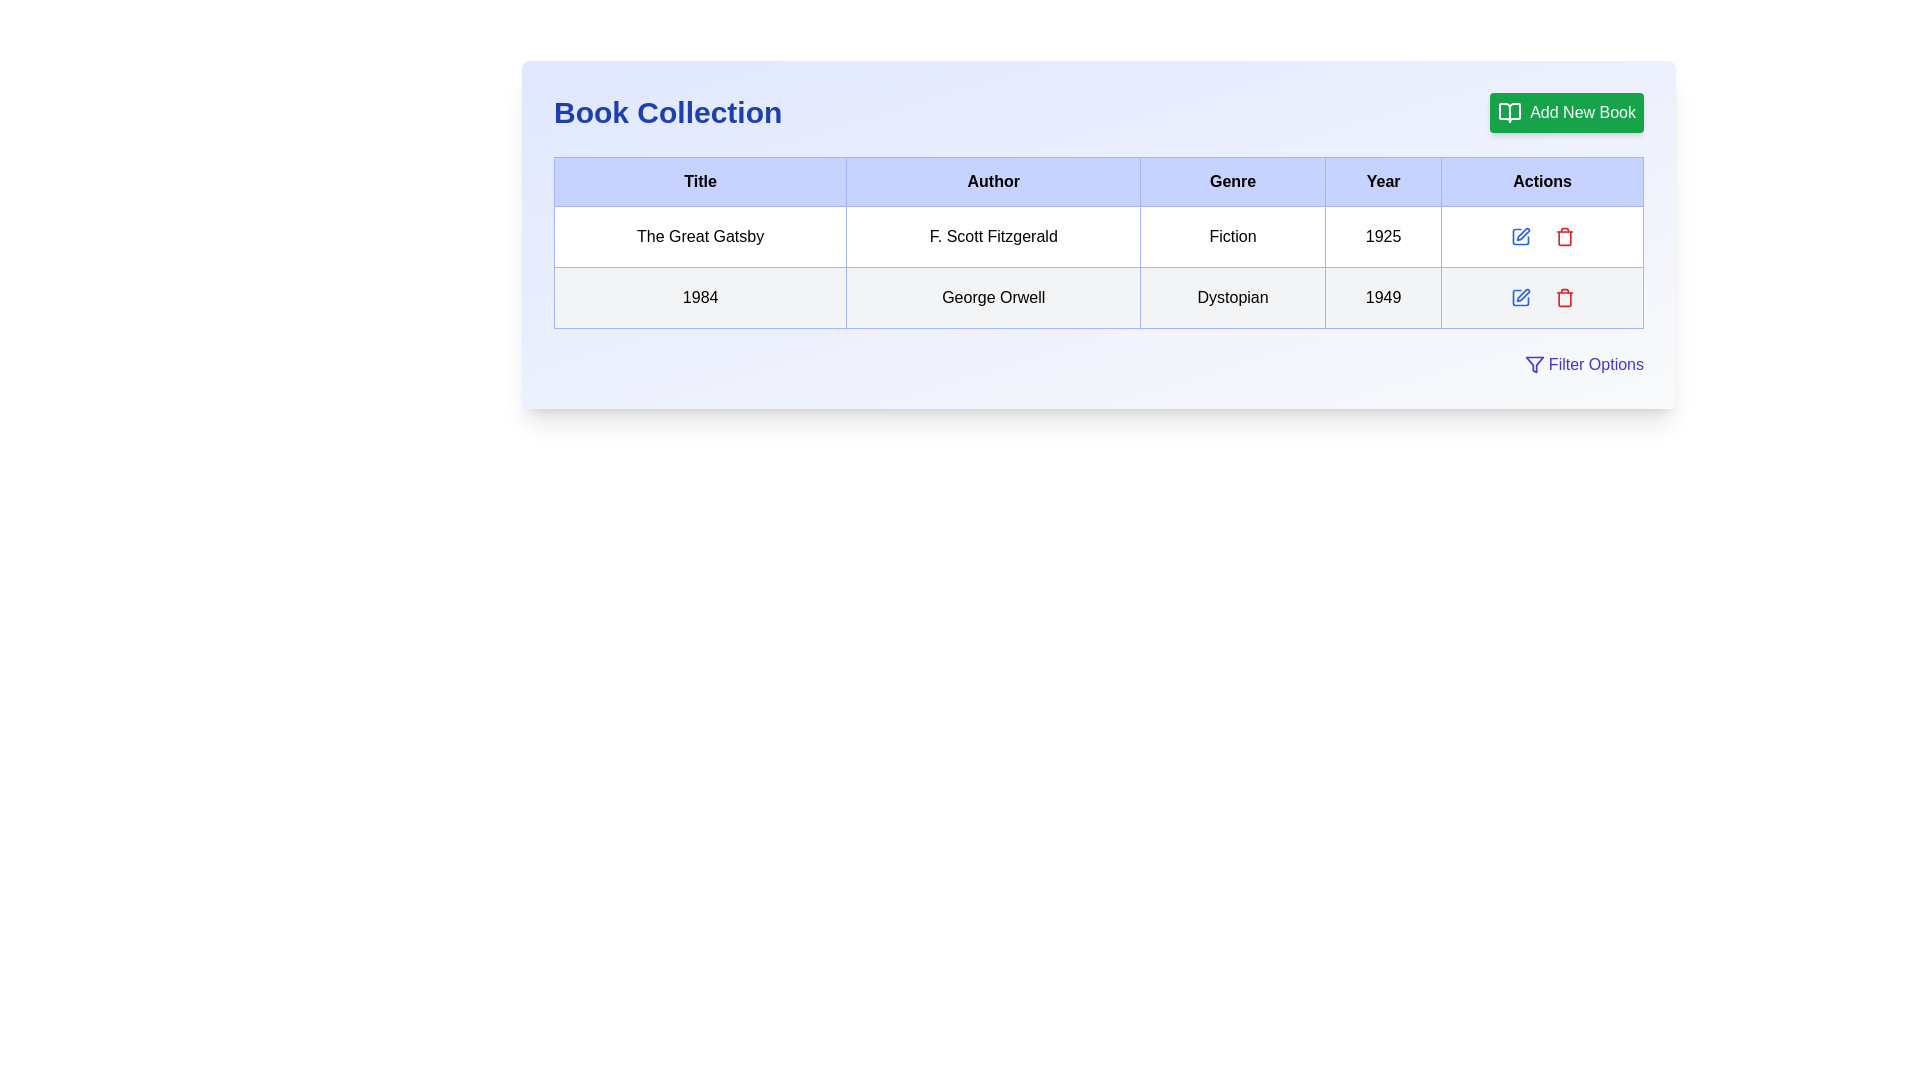 This screenshot has width=1920, height=1080. I want to click on the Text Label that serves as a header or title for the section, positioned at the top-left corner, left-aligned before the 'Add New Book' button, so click(668, 112).